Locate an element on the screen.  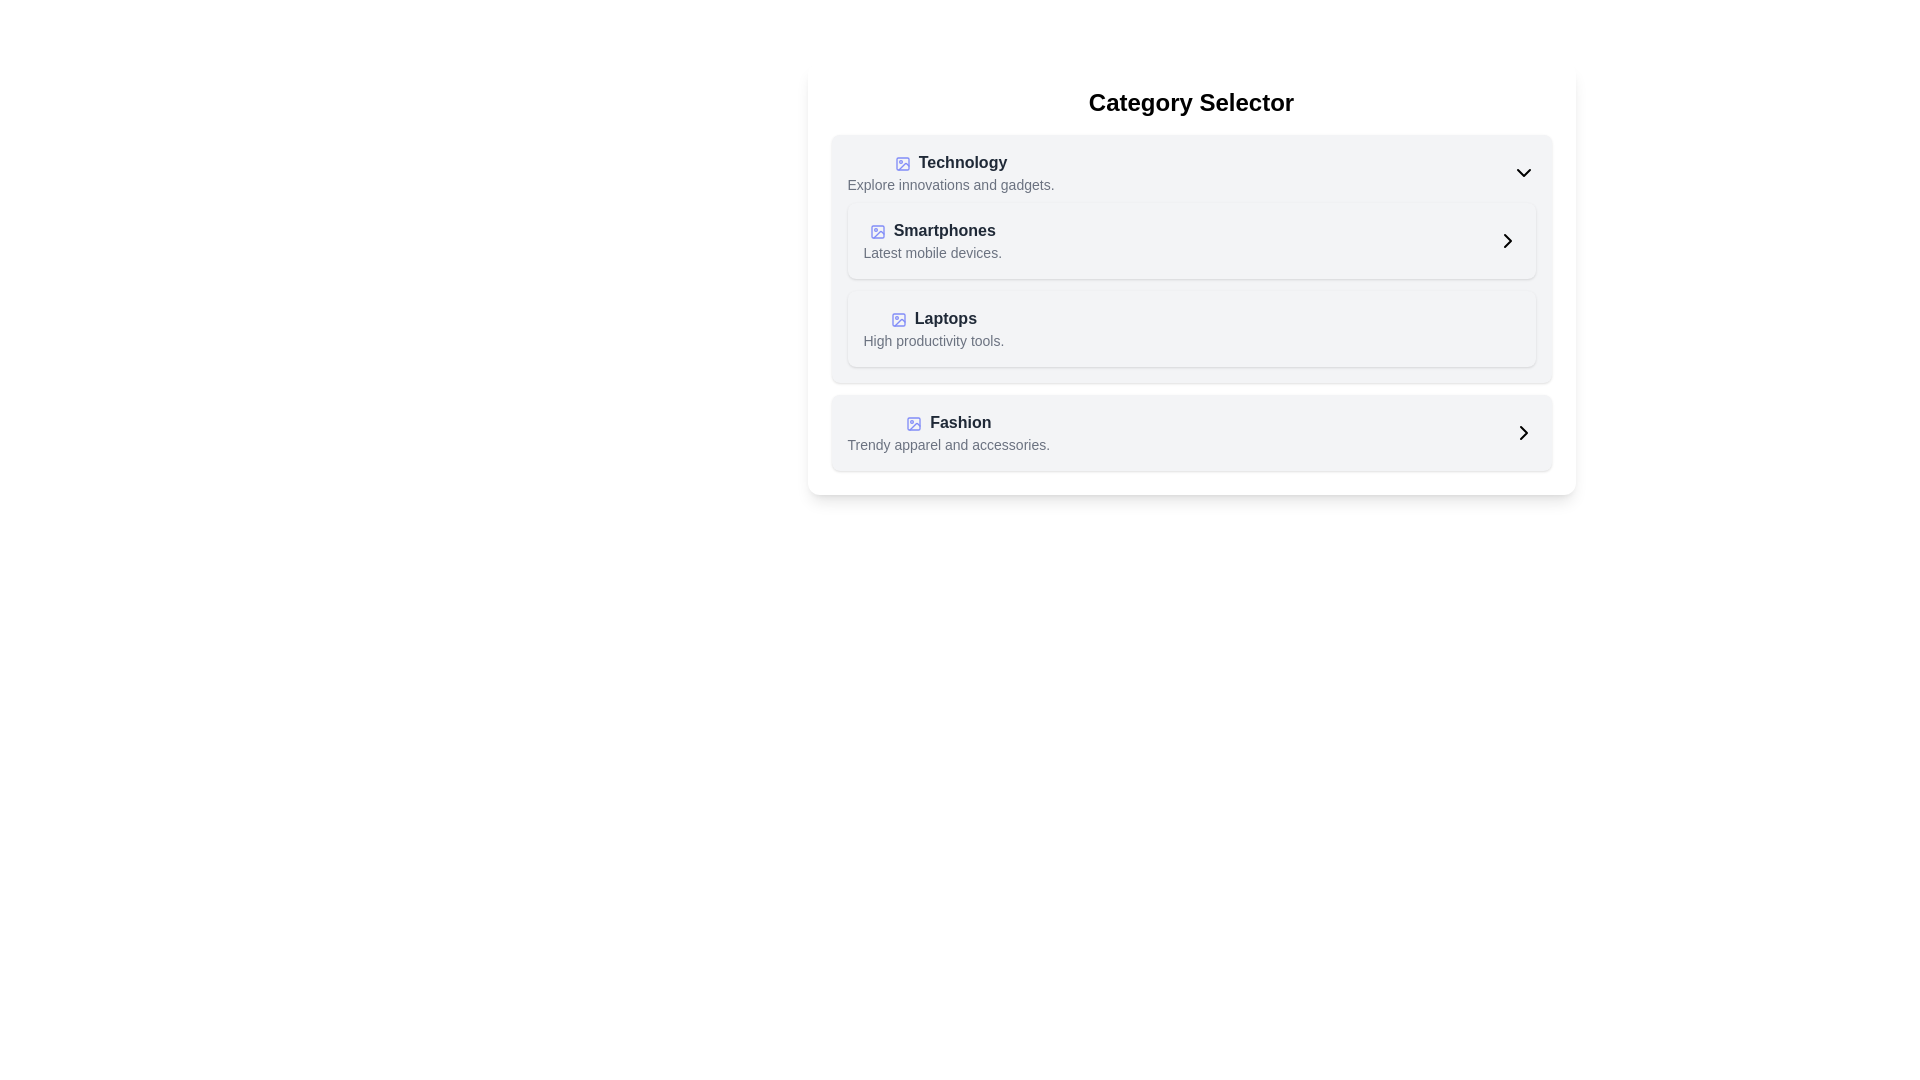
the Vector icon representing an image file, which is displayed as a small, square frame with rounded corners, located to the left of the text 'Laptops' in the third row of the category list is located at coordinates (897, 318).